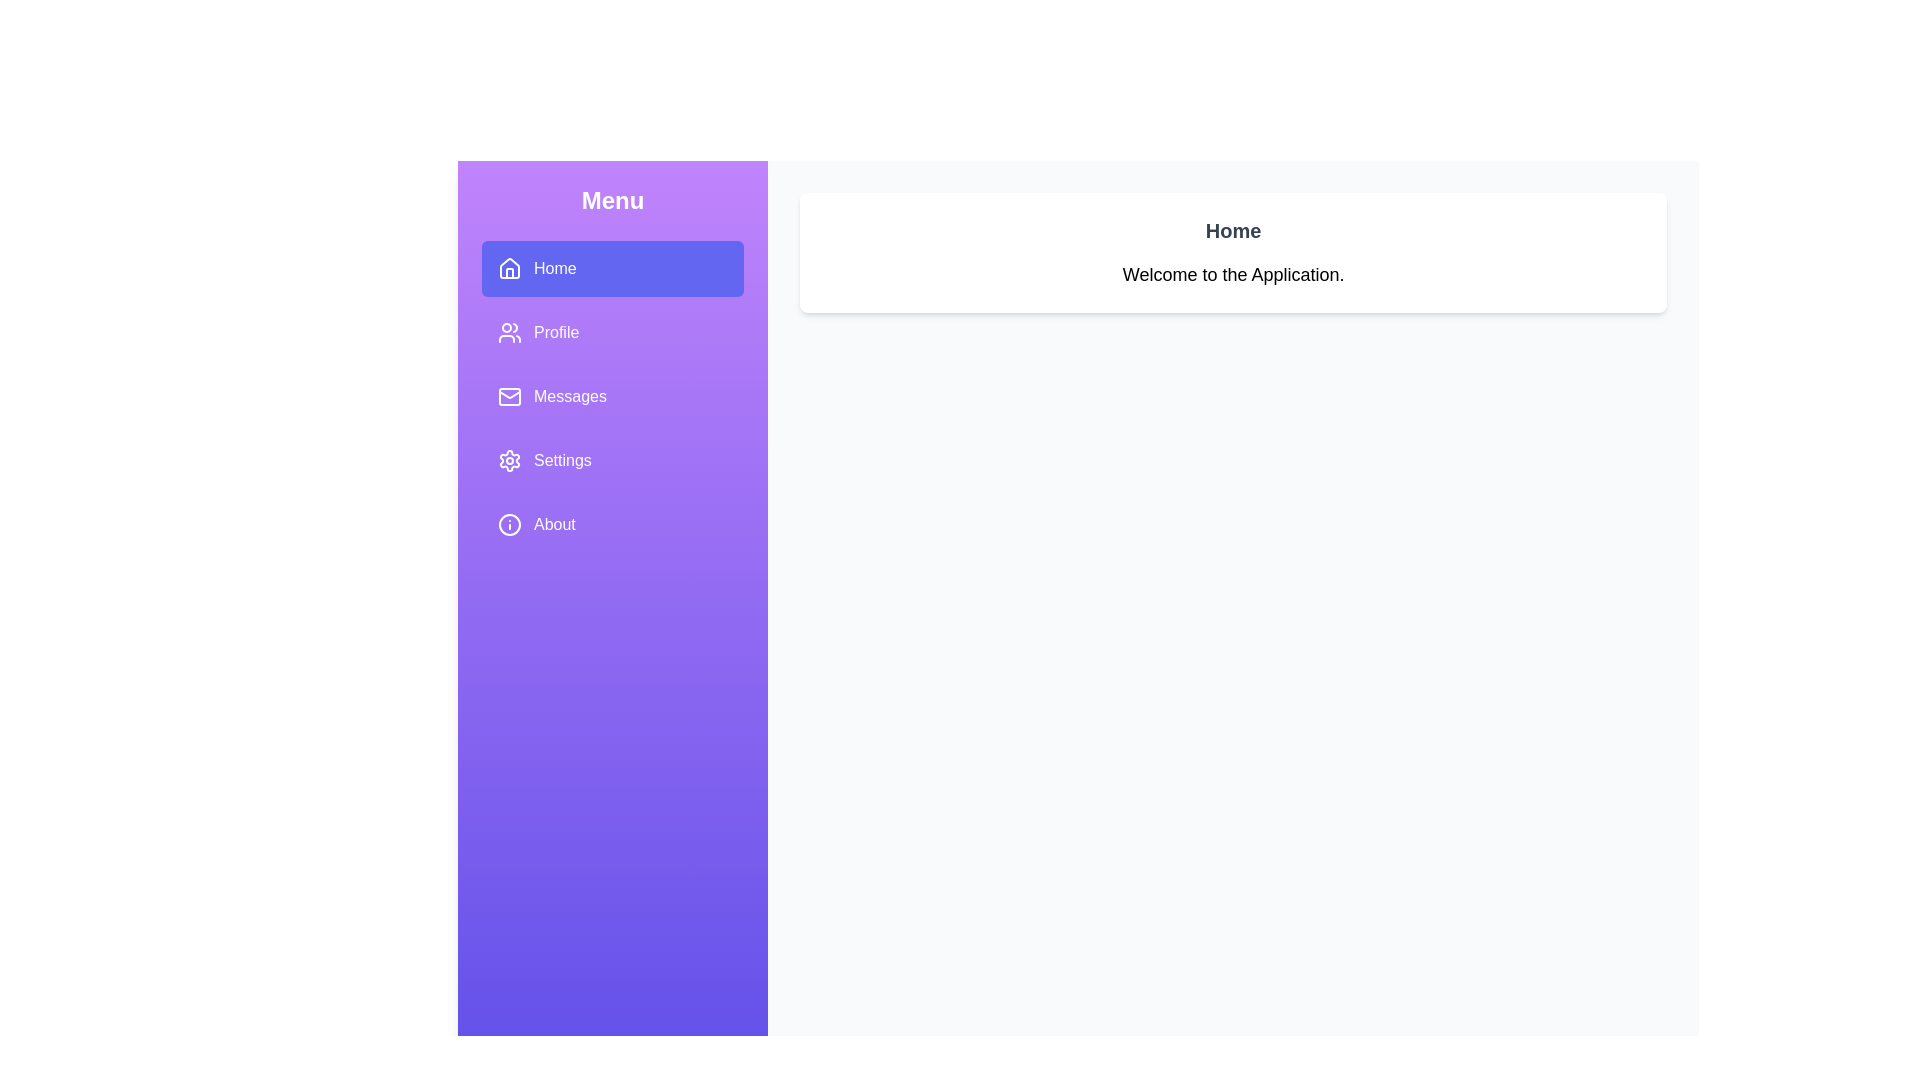  I want to click on the gear icon located to the left of the 'Settings' label in the vertical menu, so click(509, 461).